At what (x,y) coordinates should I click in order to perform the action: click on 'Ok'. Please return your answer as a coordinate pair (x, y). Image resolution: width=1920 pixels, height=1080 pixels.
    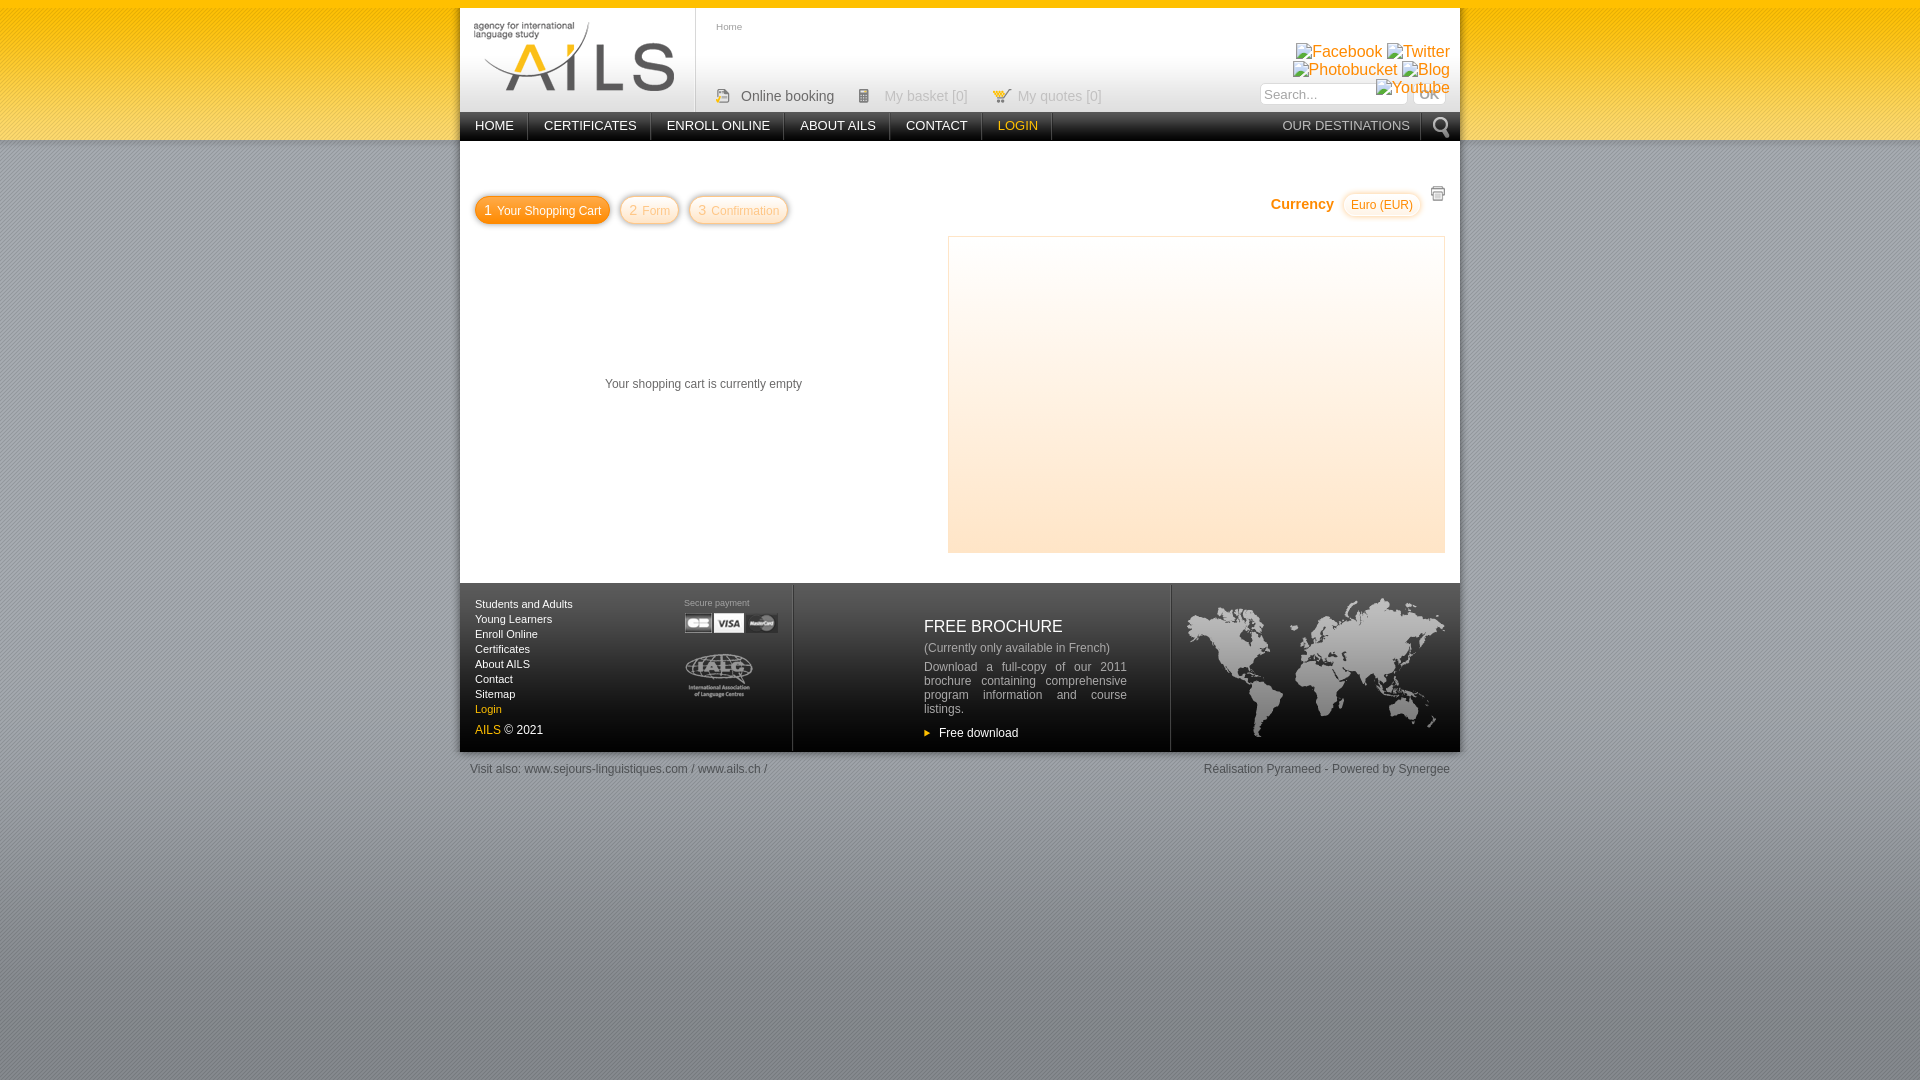
    Looking at the image, I should click on (1428, 93).